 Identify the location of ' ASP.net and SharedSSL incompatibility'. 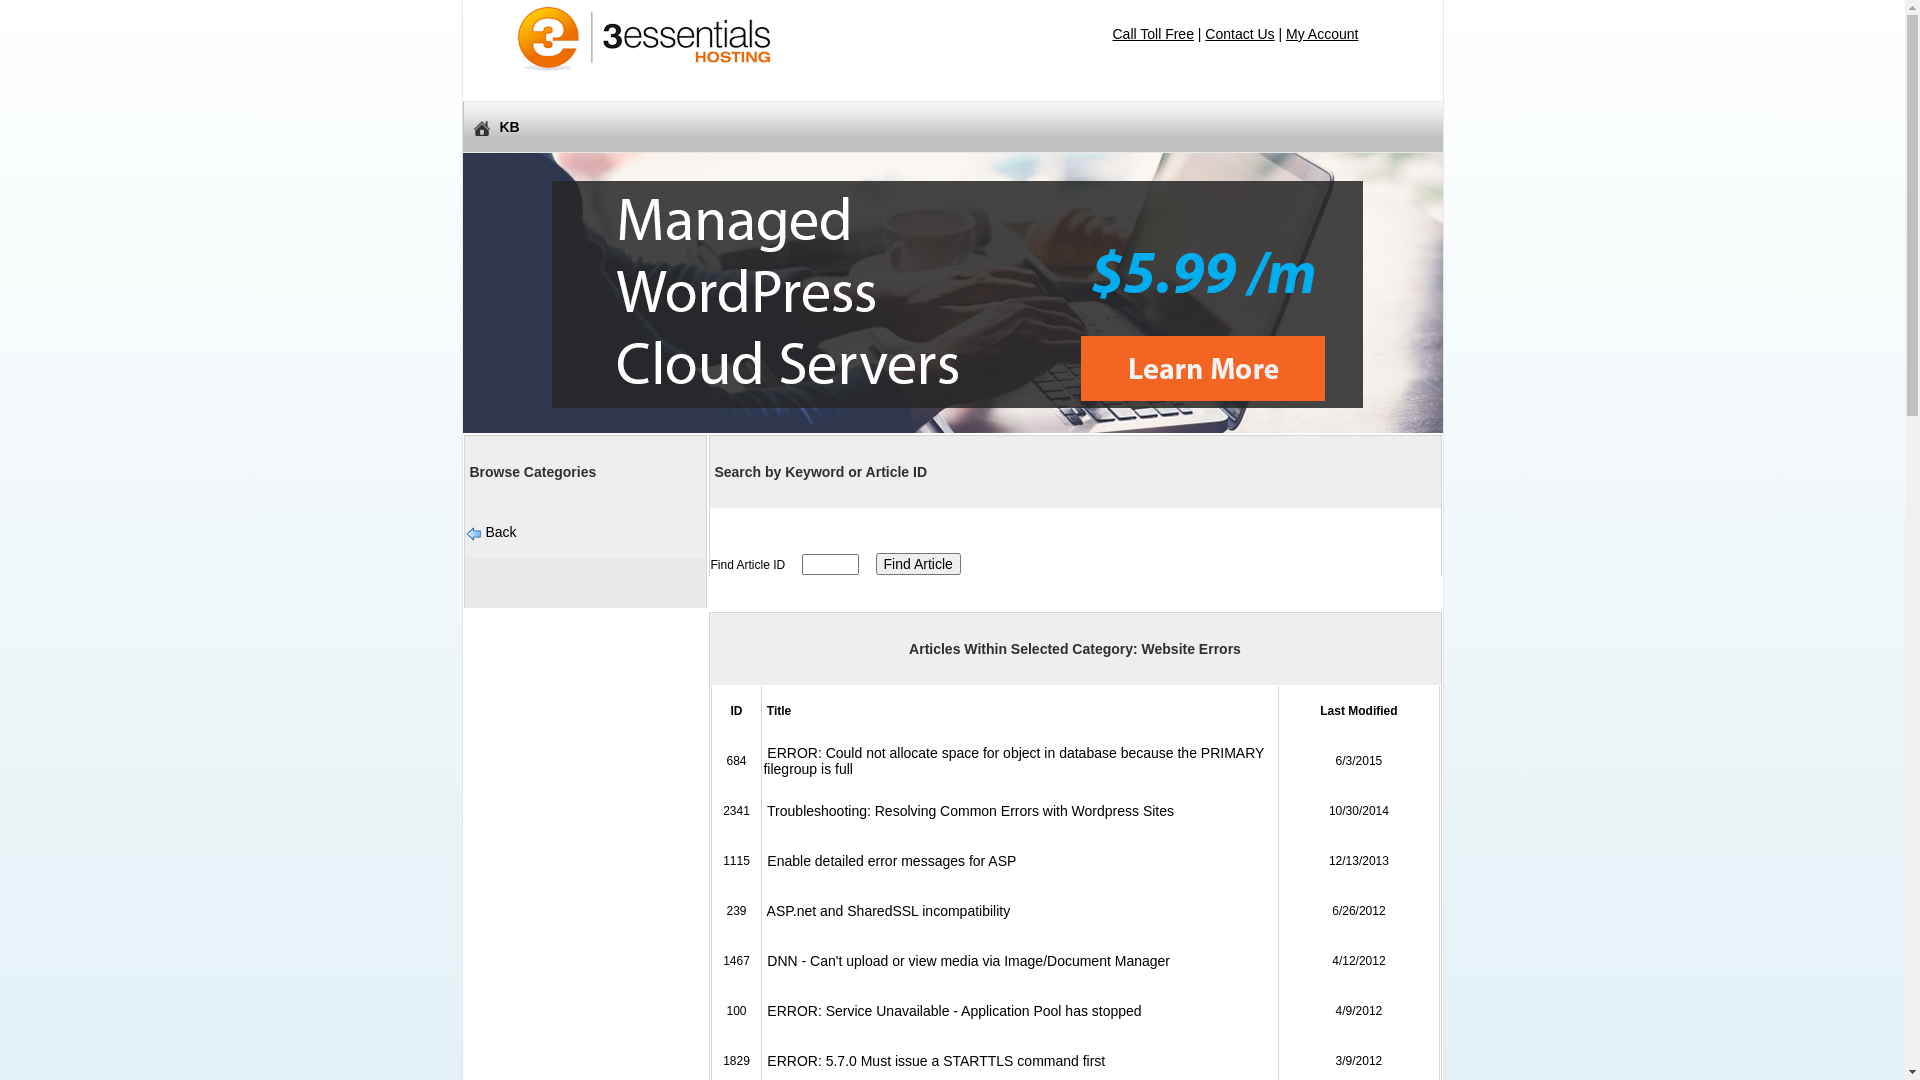
(762, 910).